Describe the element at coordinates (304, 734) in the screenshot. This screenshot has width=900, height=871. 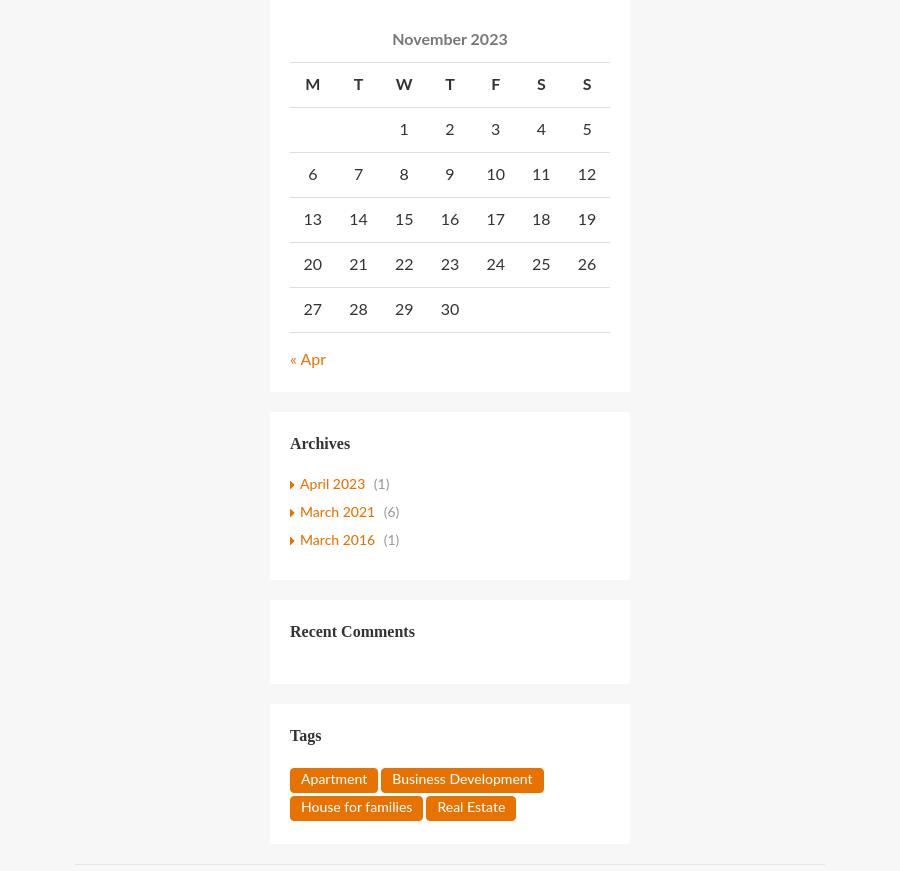
I see `'Tags'` at that location.